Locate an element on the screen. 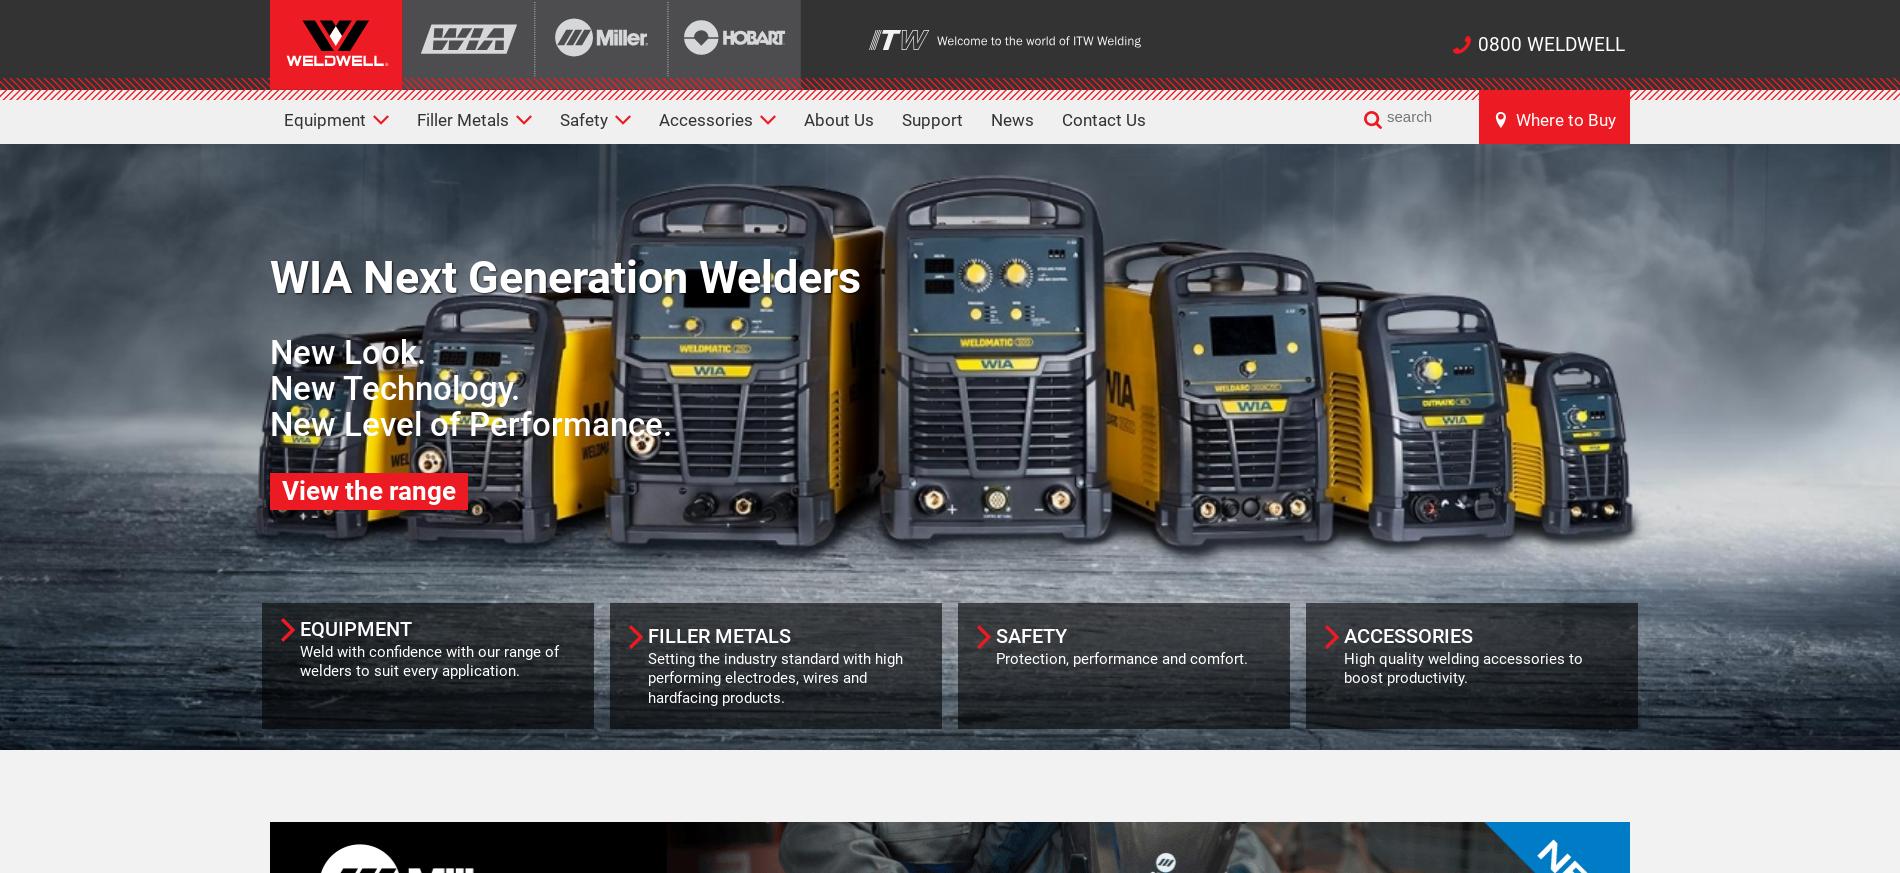 The height and width of the screenshot is (873, 1900). 'New Technology.' is located at coordinates (394, 386).